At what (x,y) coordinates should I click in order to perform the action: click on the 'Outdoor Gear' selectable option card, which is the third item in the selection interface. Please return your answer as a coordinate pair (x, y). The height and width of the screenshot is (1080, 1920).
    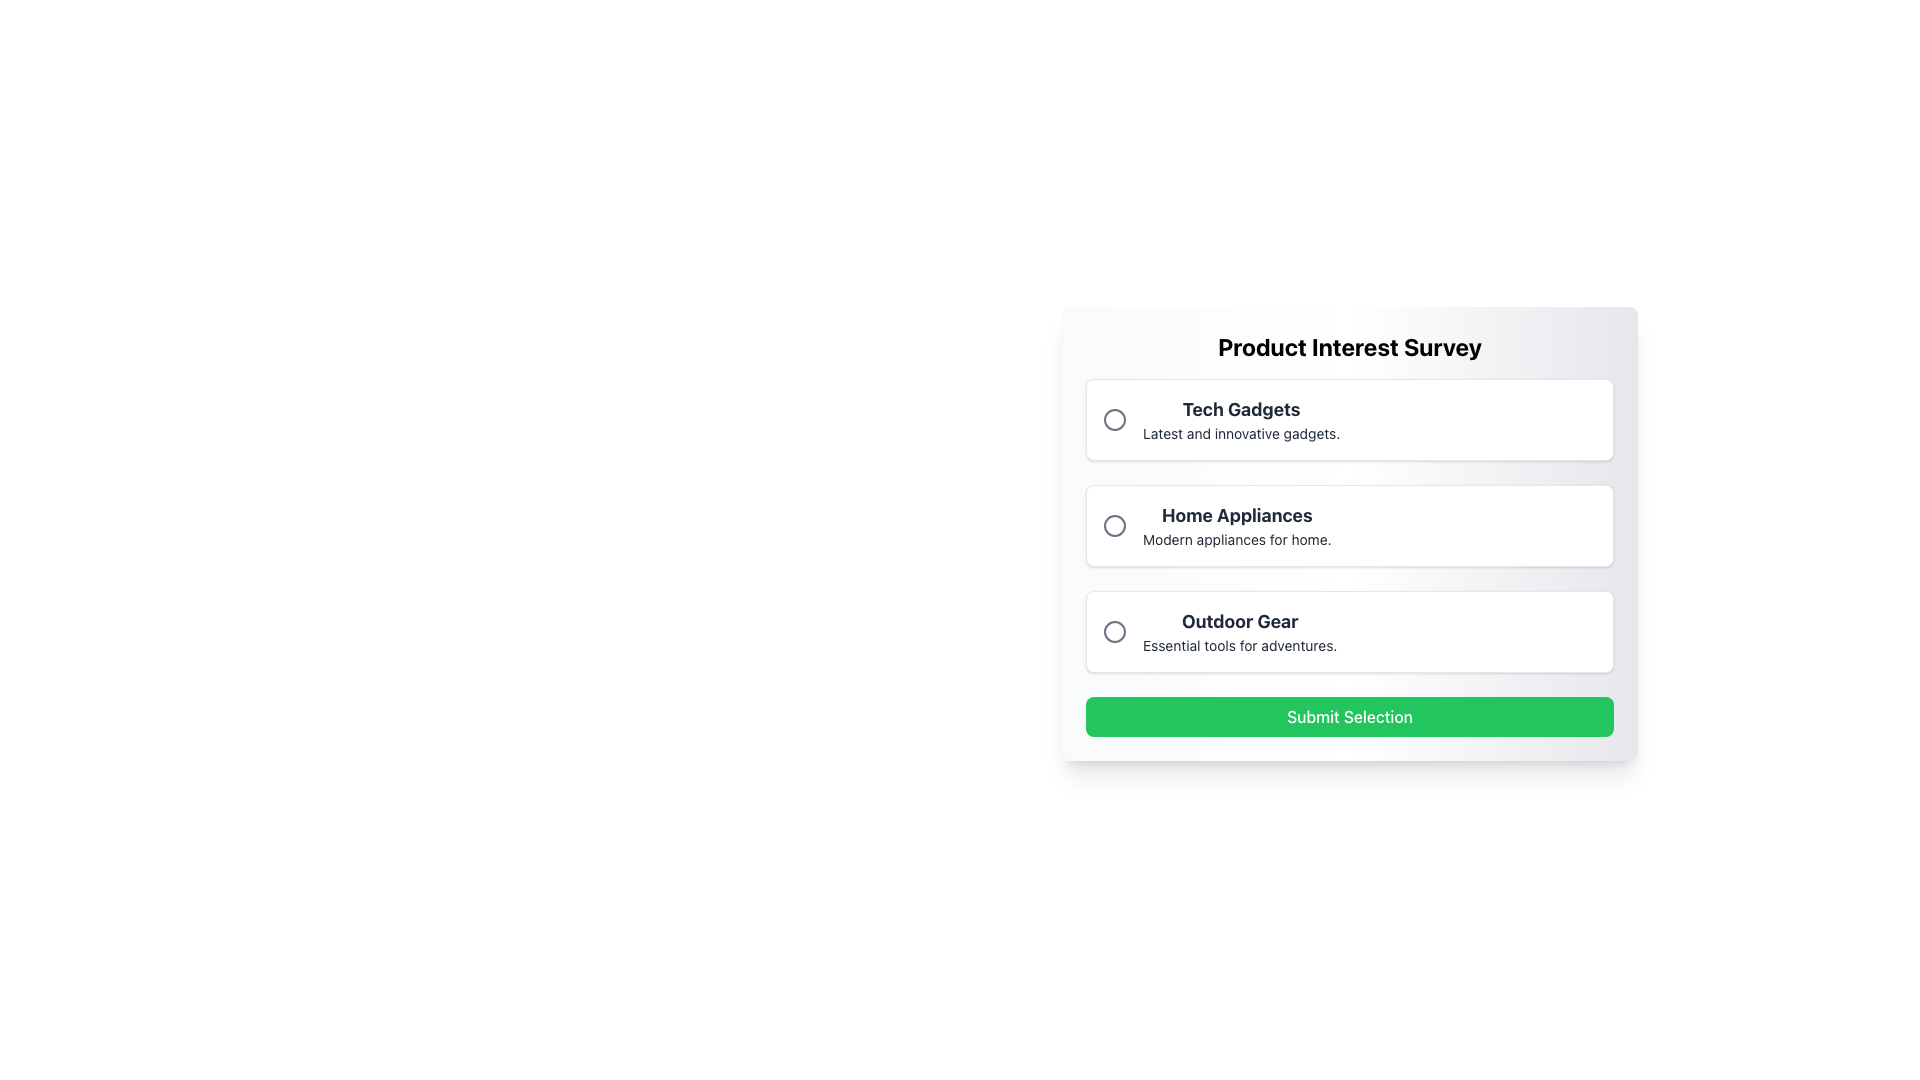
    Looking at the image, I should click on (1349, 632).